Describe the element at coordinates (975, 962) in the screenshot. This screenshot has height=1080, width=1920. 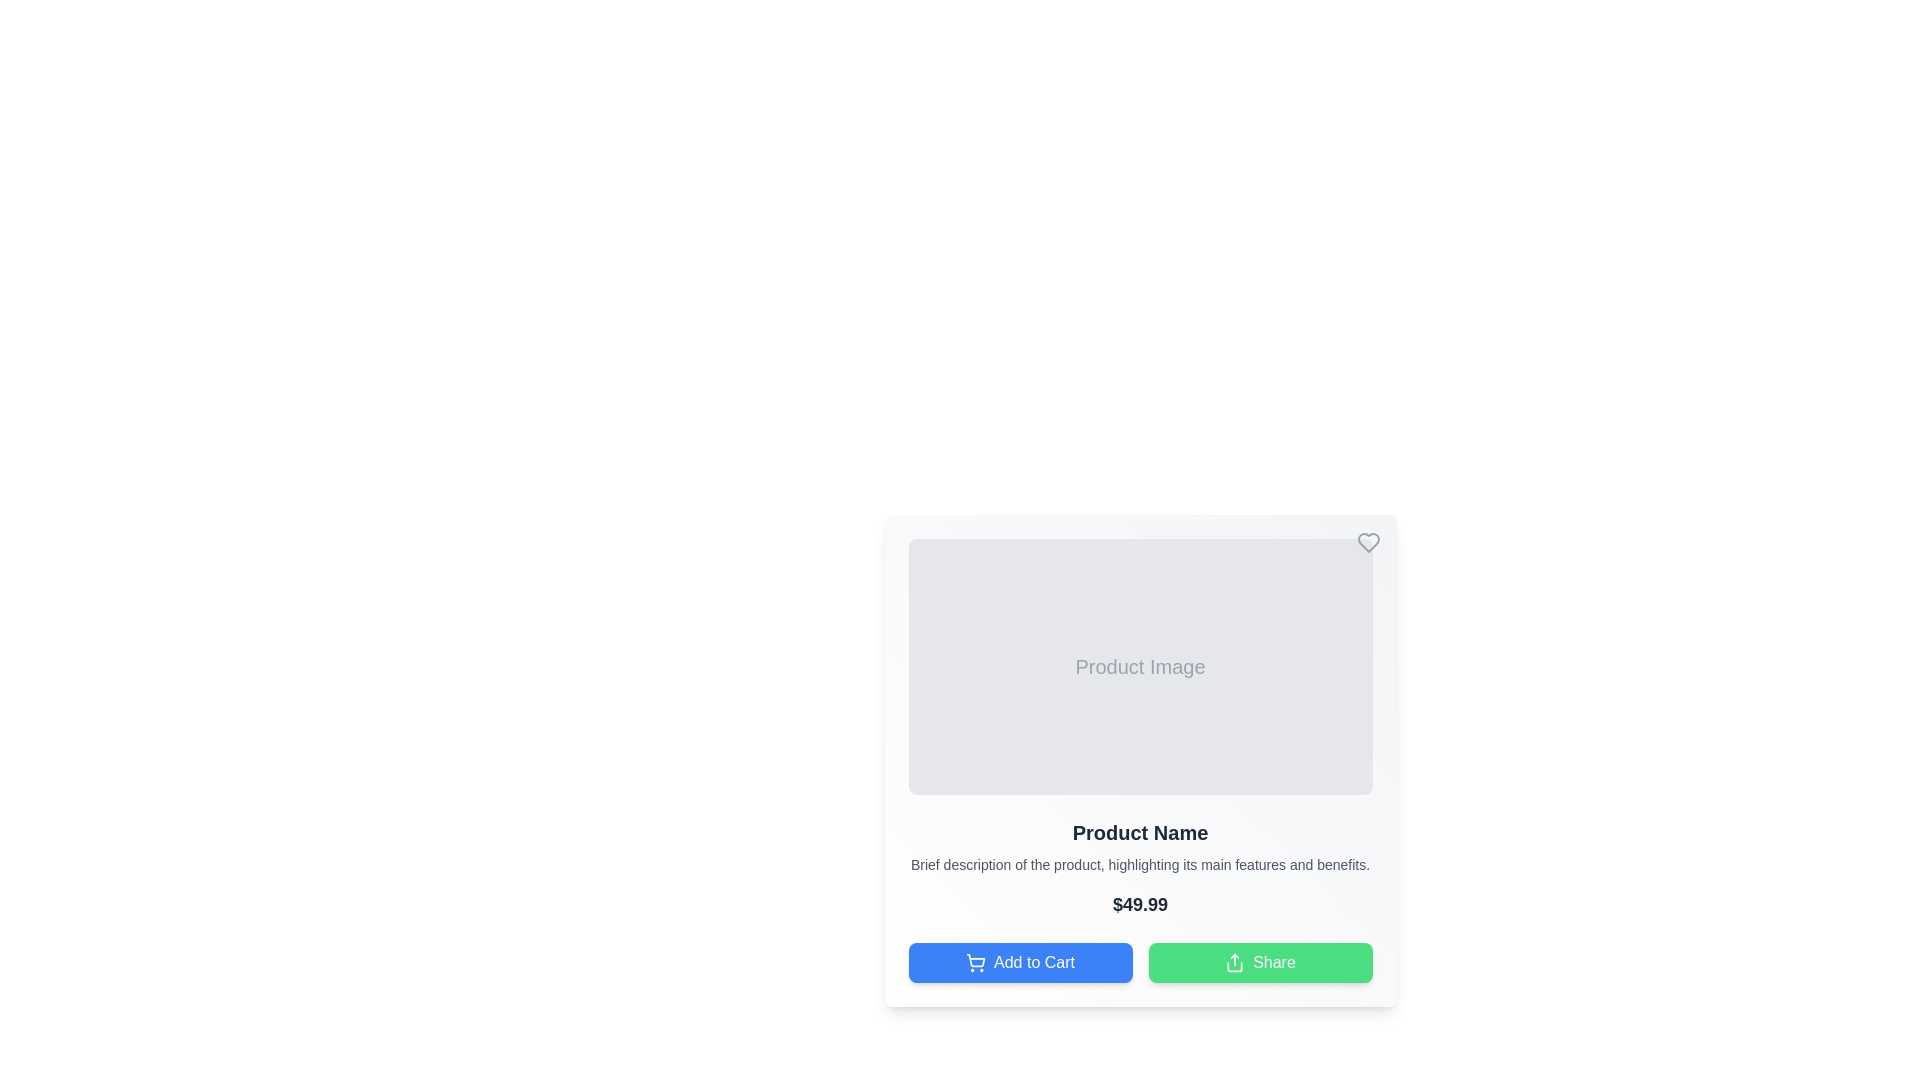
I see `the shopping cart icon on the left side of the 'Add to Cart' button` at that location.